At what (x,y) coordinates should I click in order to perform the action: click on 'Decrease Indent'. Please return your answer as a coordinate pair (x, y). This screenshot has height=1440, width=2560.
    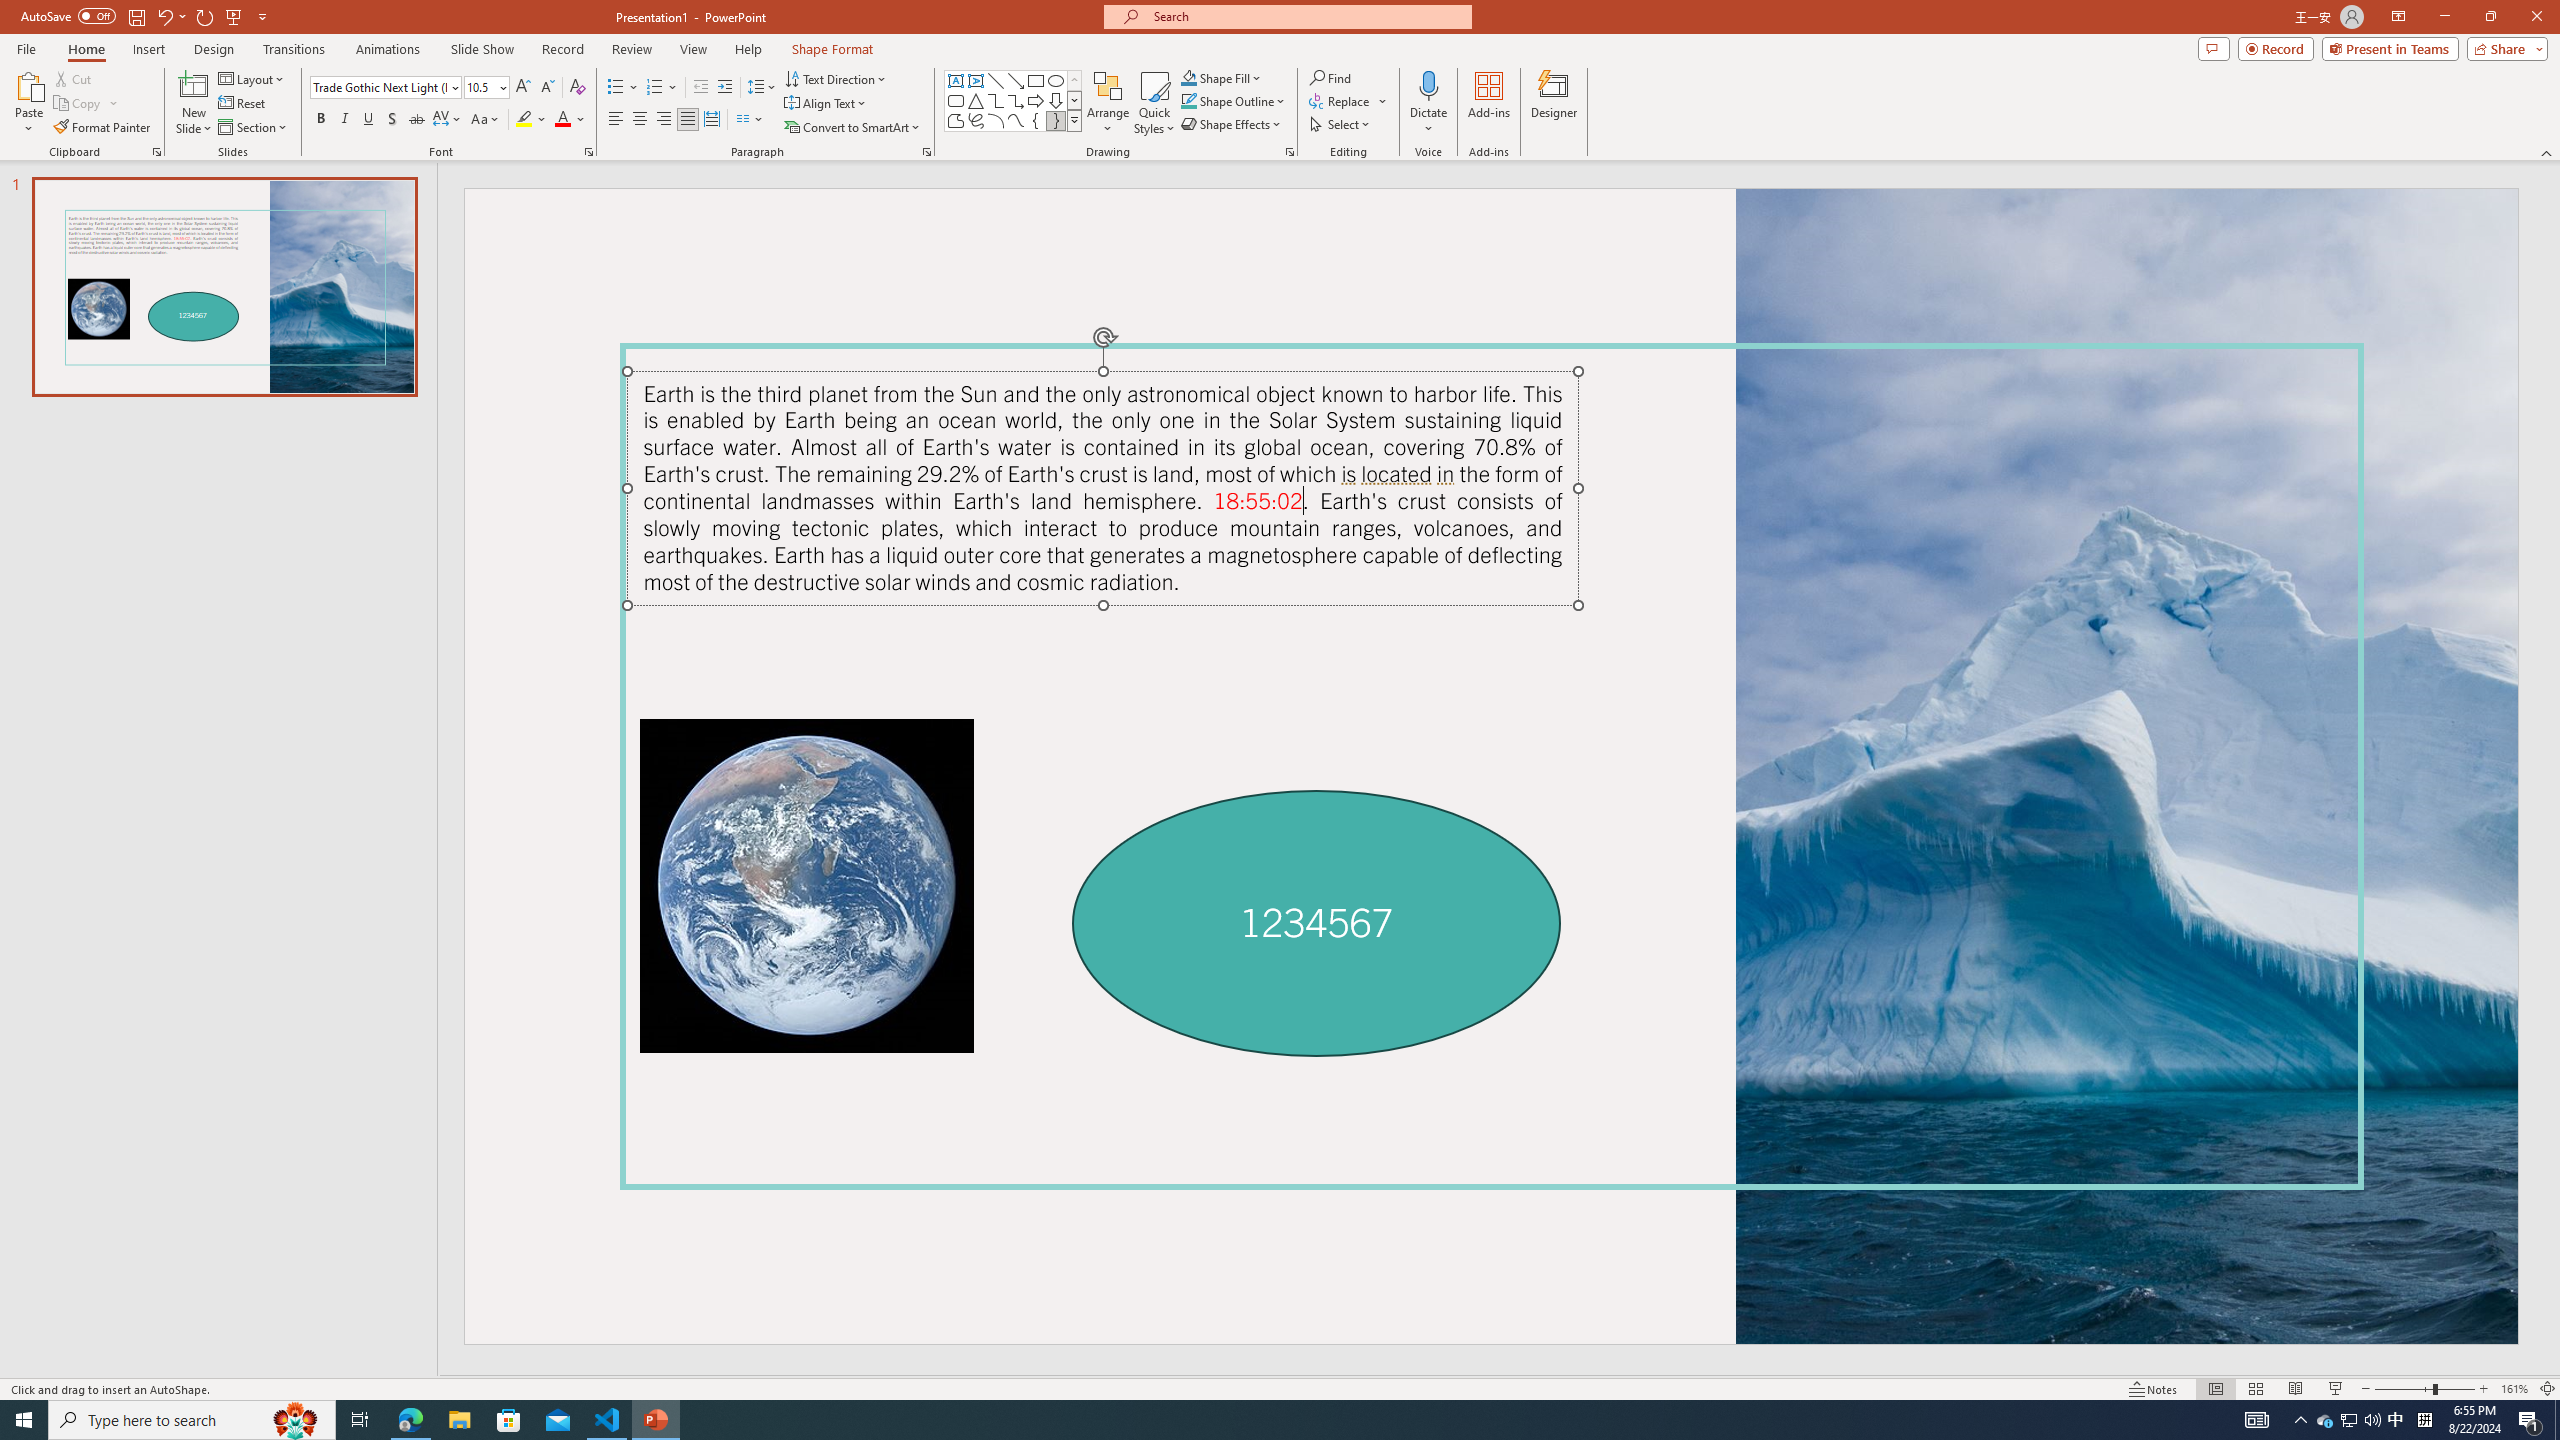
    Looking at the image, I should click on (701, 87).